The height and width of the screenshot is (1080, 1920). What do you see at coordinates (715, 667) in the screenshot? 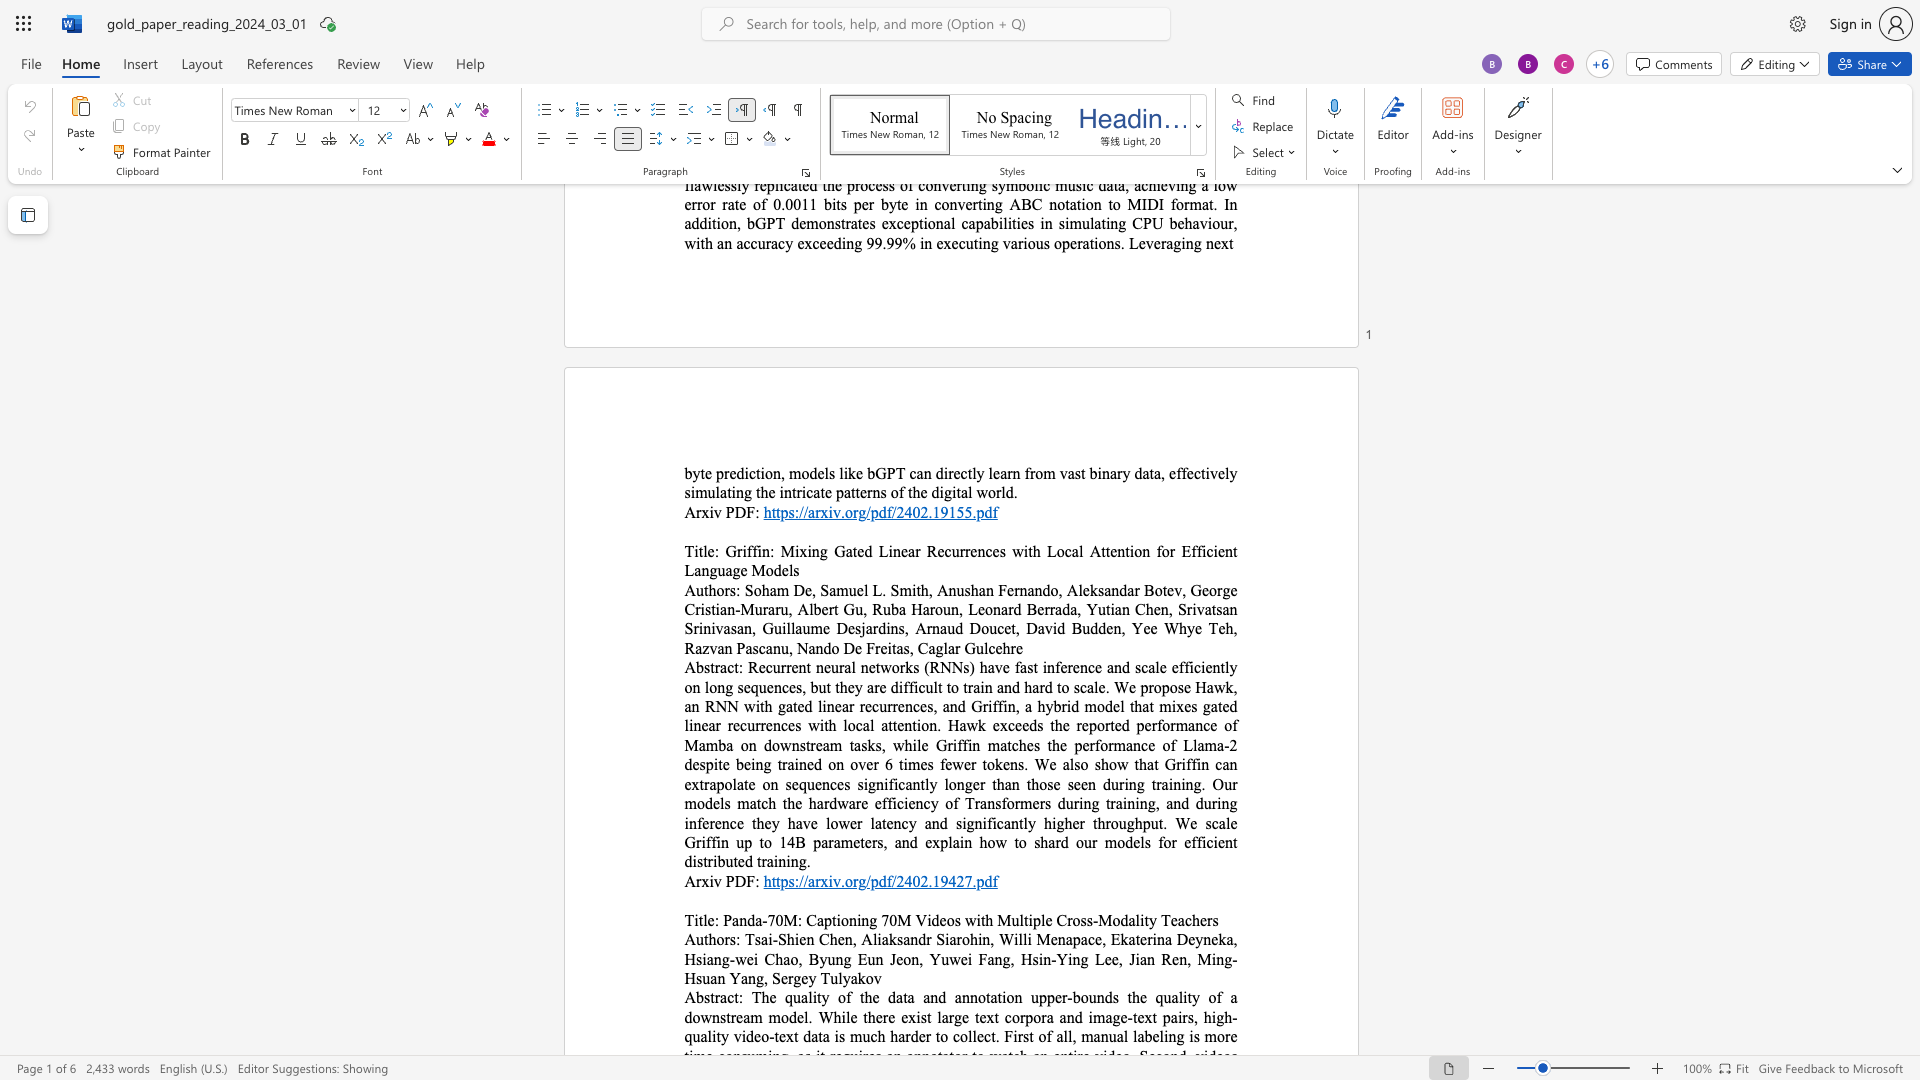
I see `the space between the continuous character "t" and "r" in the text` at bounding box center [715, 667].